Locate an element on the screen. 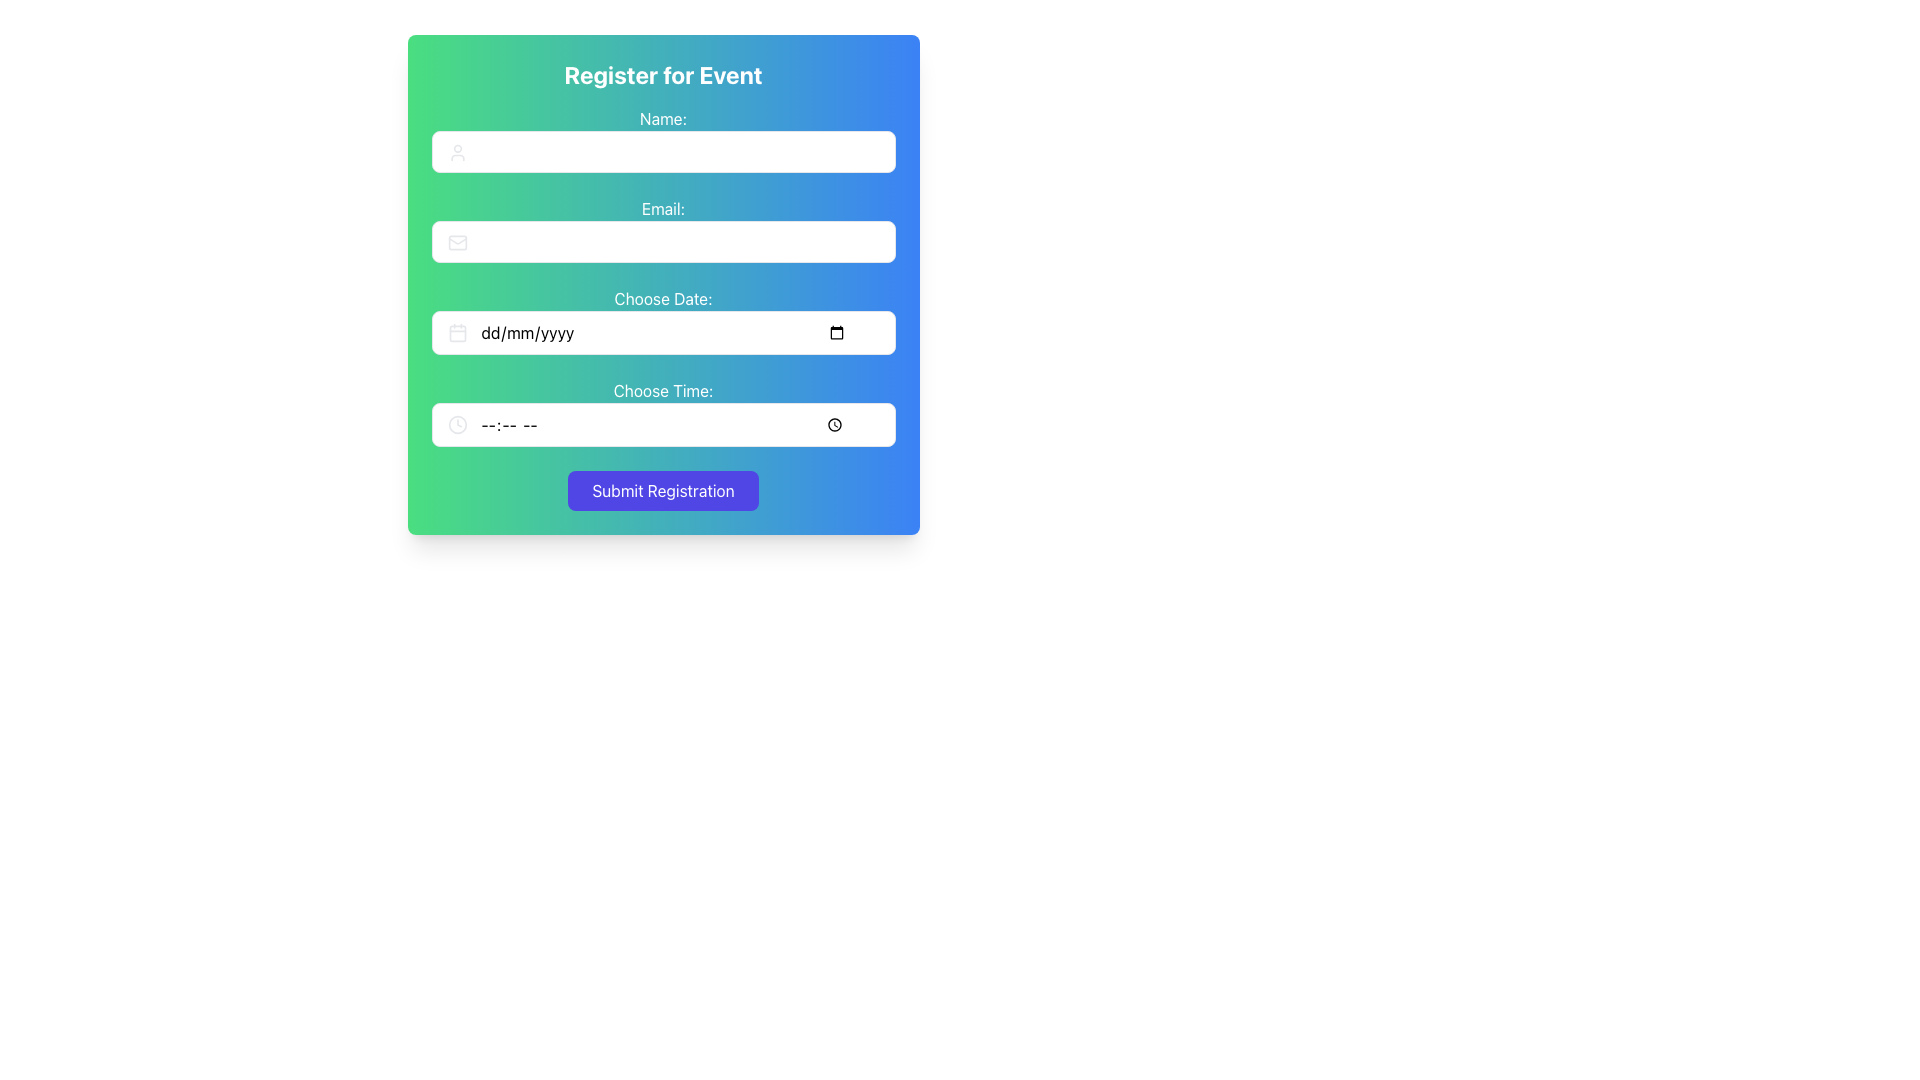  the rectangular date input field with placeholder text 'dd/mm/yyyy' to enable editing is located at coordinates (663, 331).